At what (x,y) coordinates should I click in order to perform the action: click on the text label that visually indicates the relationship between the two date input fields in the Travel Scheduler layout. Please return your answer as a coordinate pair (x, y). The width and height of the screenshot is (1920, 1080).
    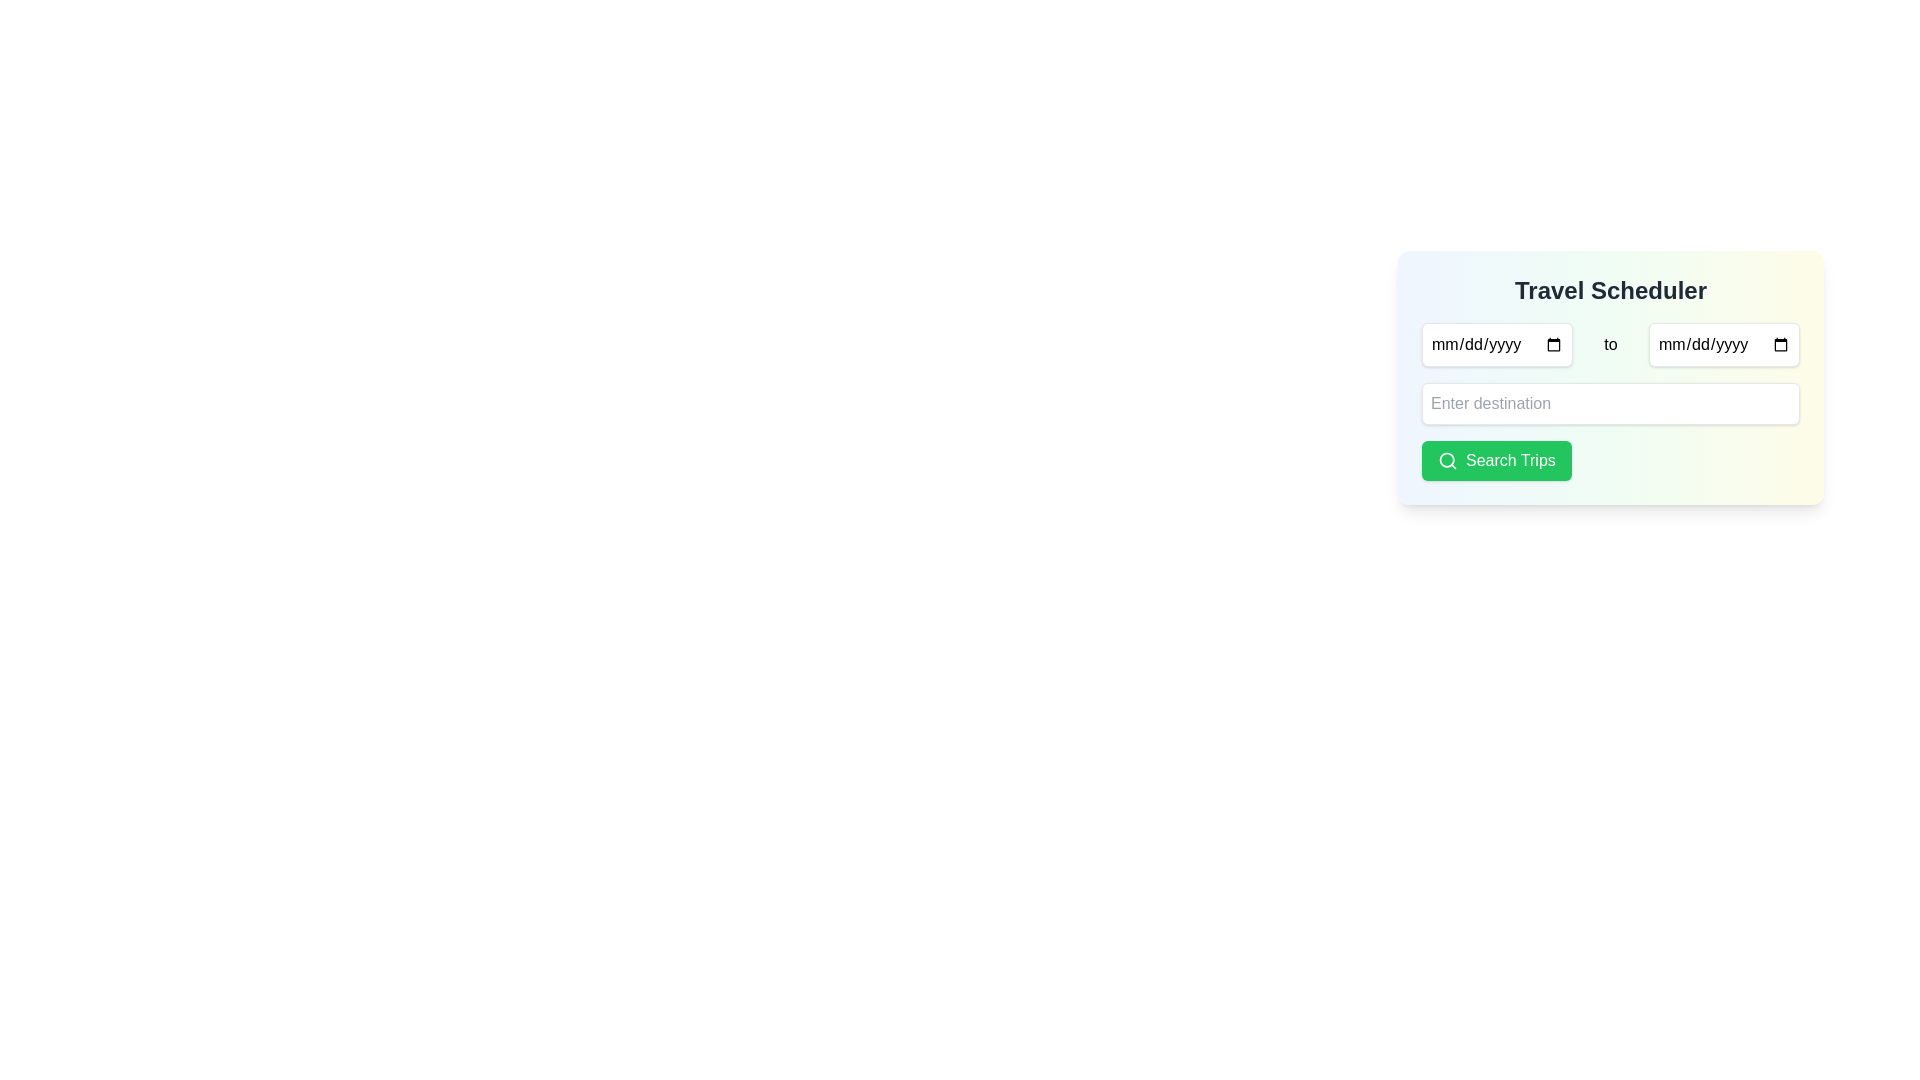
    Looking at the image, I should click on (1611, 343).